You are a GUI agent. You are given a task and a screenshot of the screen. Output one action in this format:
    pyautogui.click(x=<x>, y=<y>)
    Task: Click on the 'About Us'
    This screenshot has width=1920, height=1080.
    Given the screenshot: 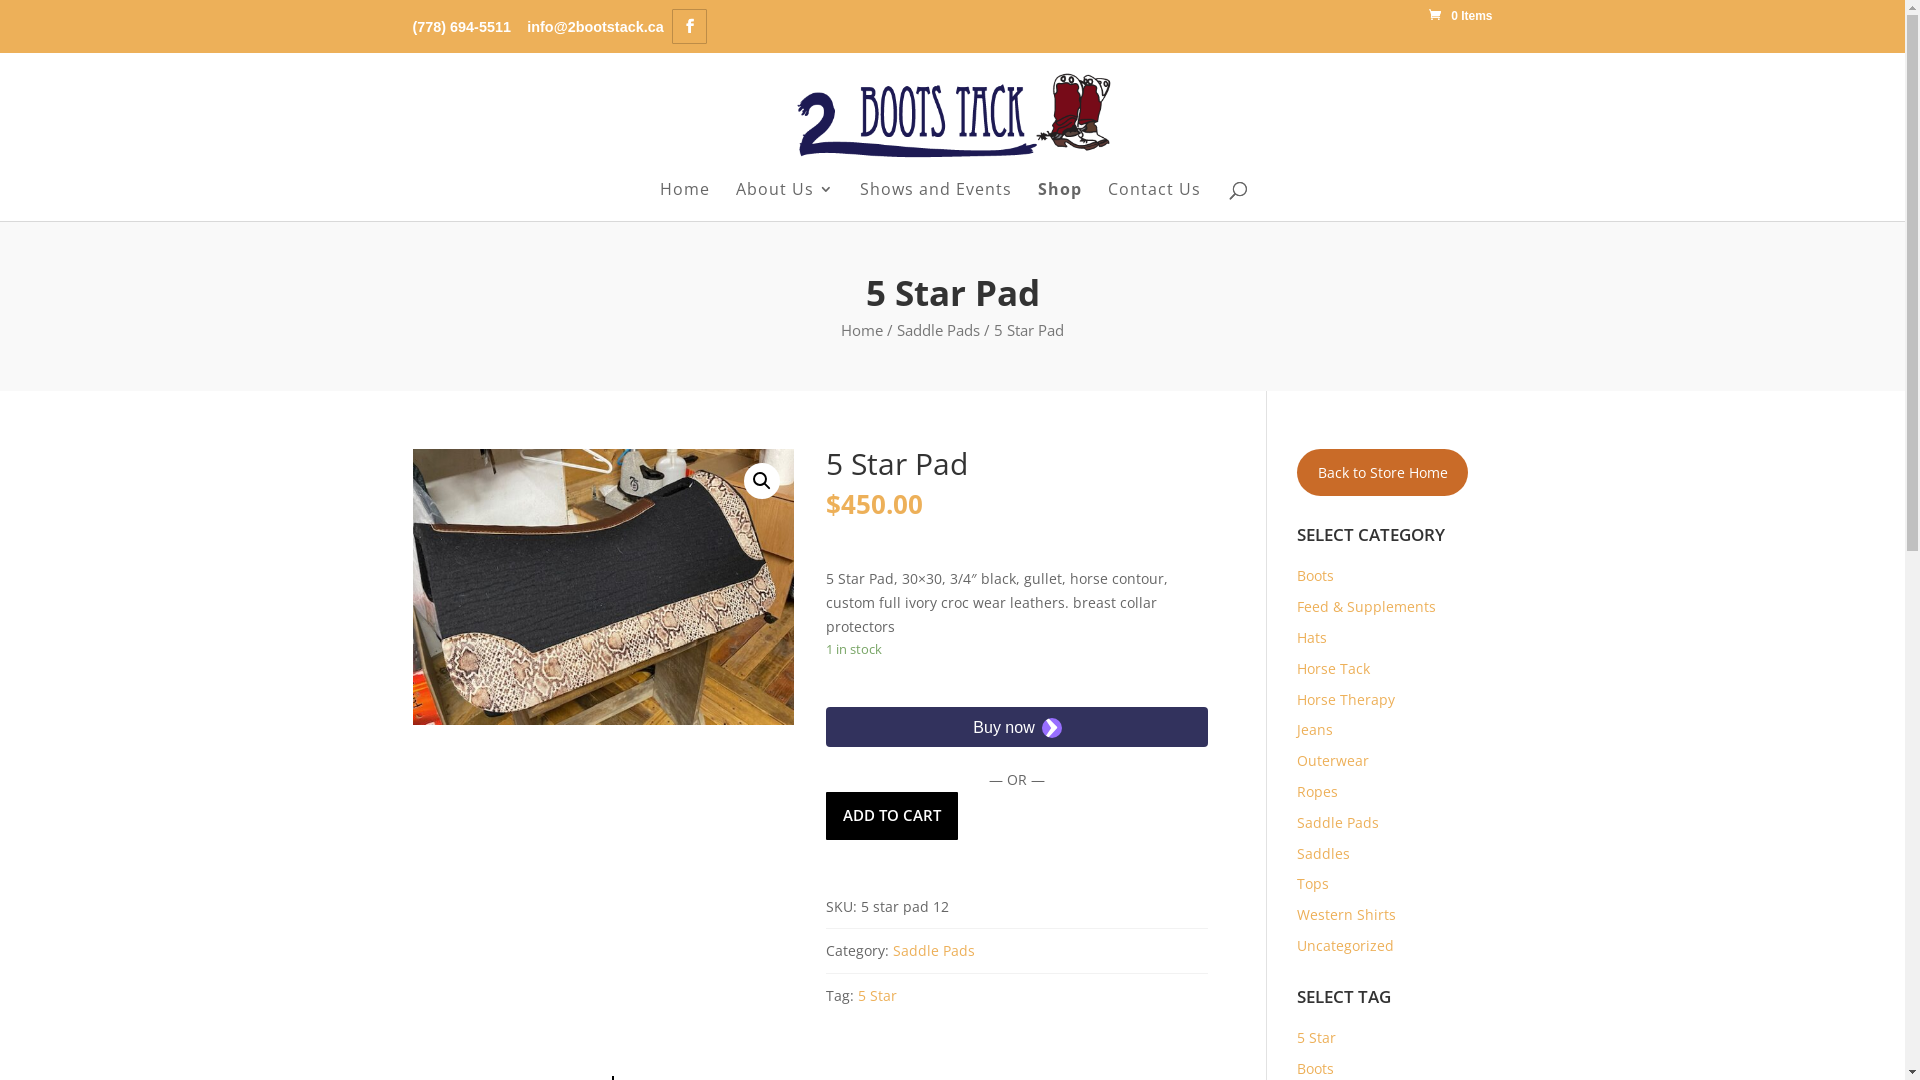 What is the action you would take?
    pyautogui.click(x=734, y=200)
    